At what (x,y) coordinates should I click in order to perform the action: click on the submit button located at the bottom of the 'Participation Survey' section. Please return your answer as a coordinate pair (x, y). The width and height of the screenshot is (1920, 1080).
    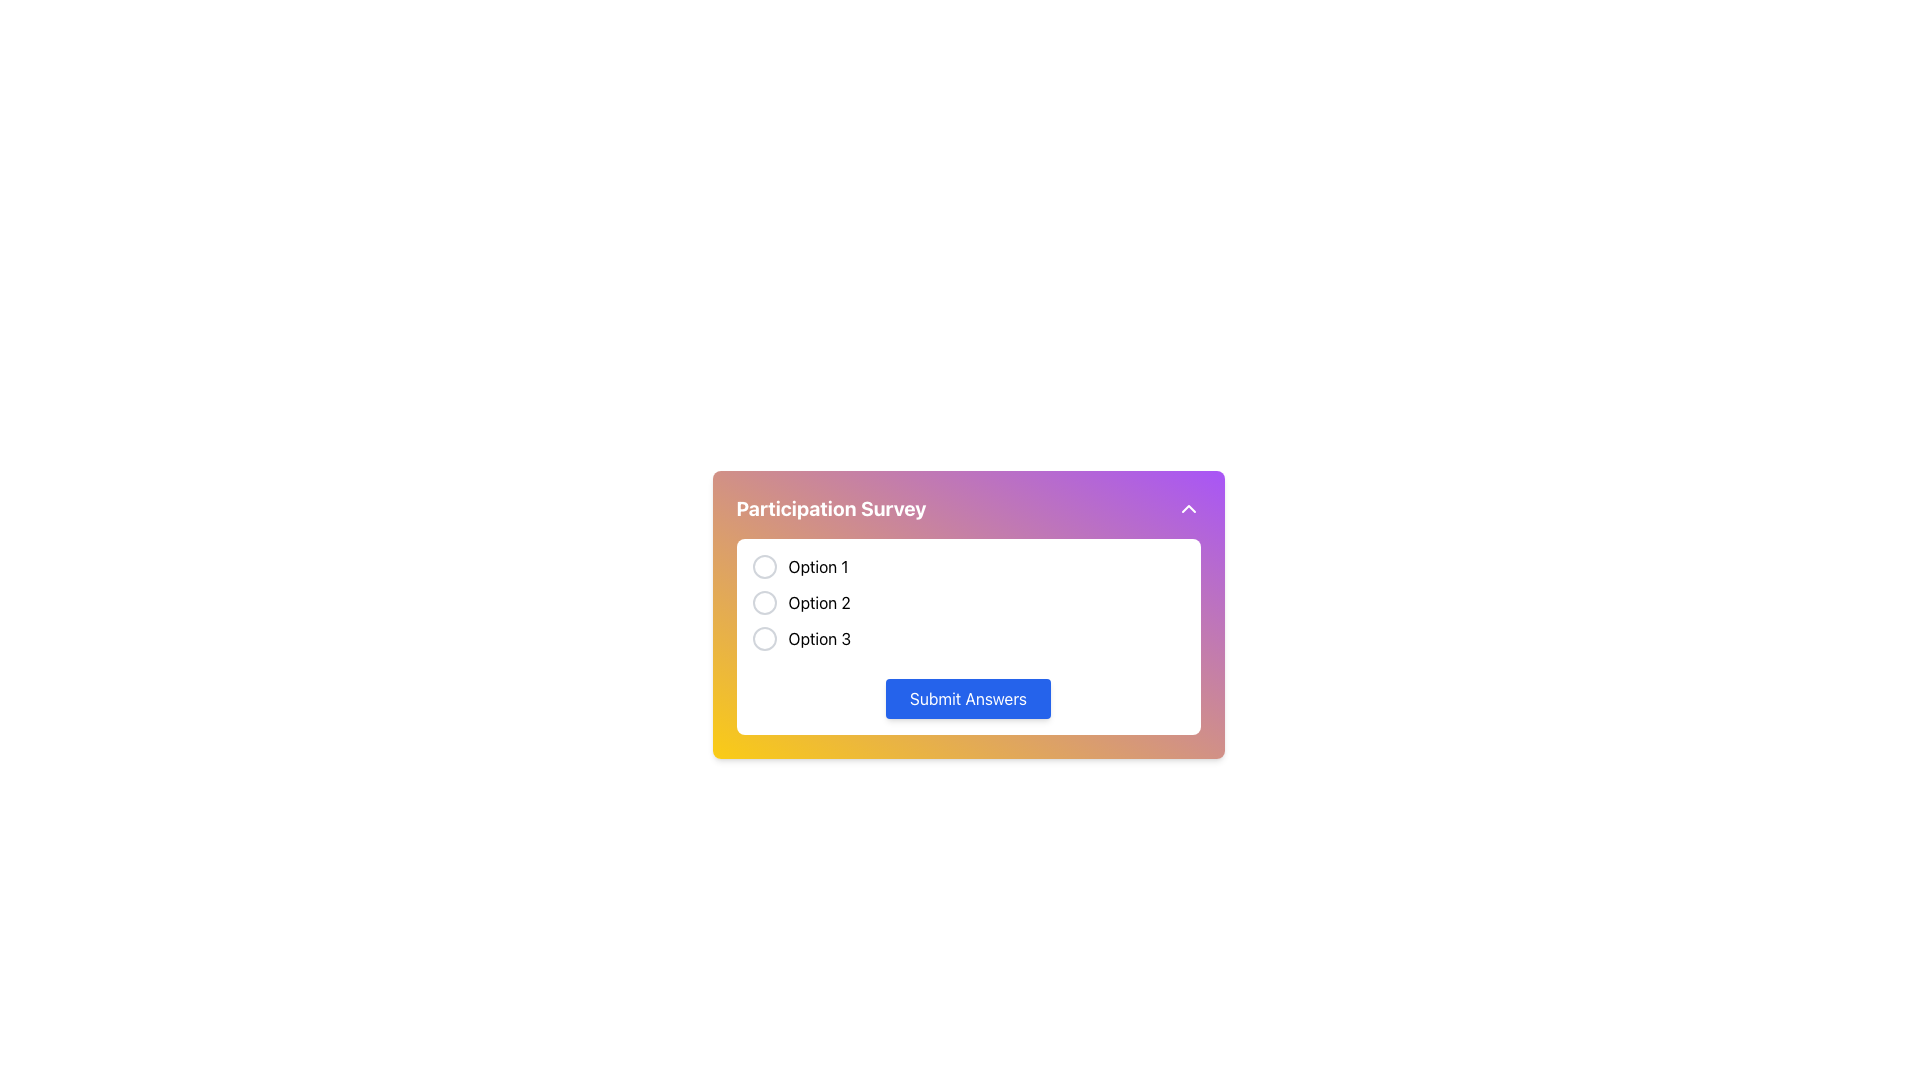
    Looking at the image, I should click on (968, 697).